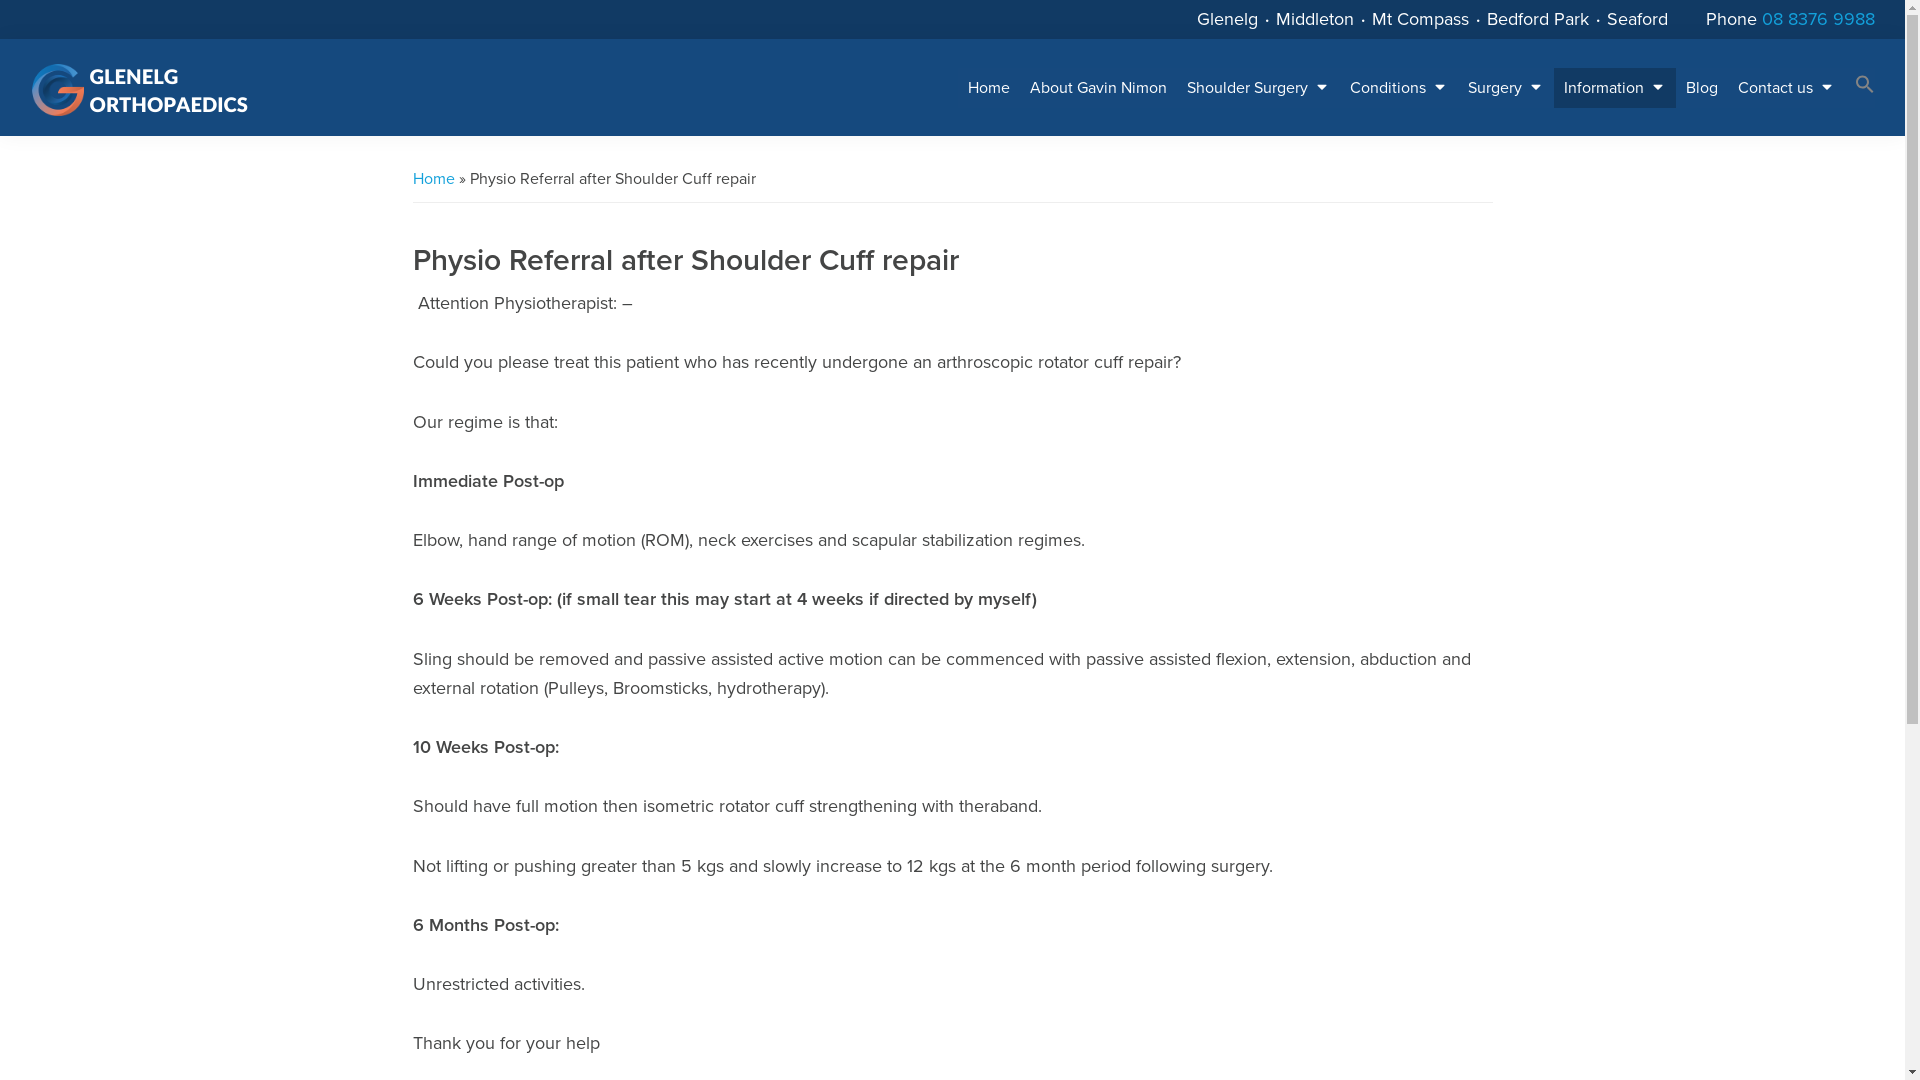 This screenshot has height=1080, width=1920. What do you see at coordinates (1553, 87) in the screenshot?
I see `'Information'` at bounding box center [1553, 87].